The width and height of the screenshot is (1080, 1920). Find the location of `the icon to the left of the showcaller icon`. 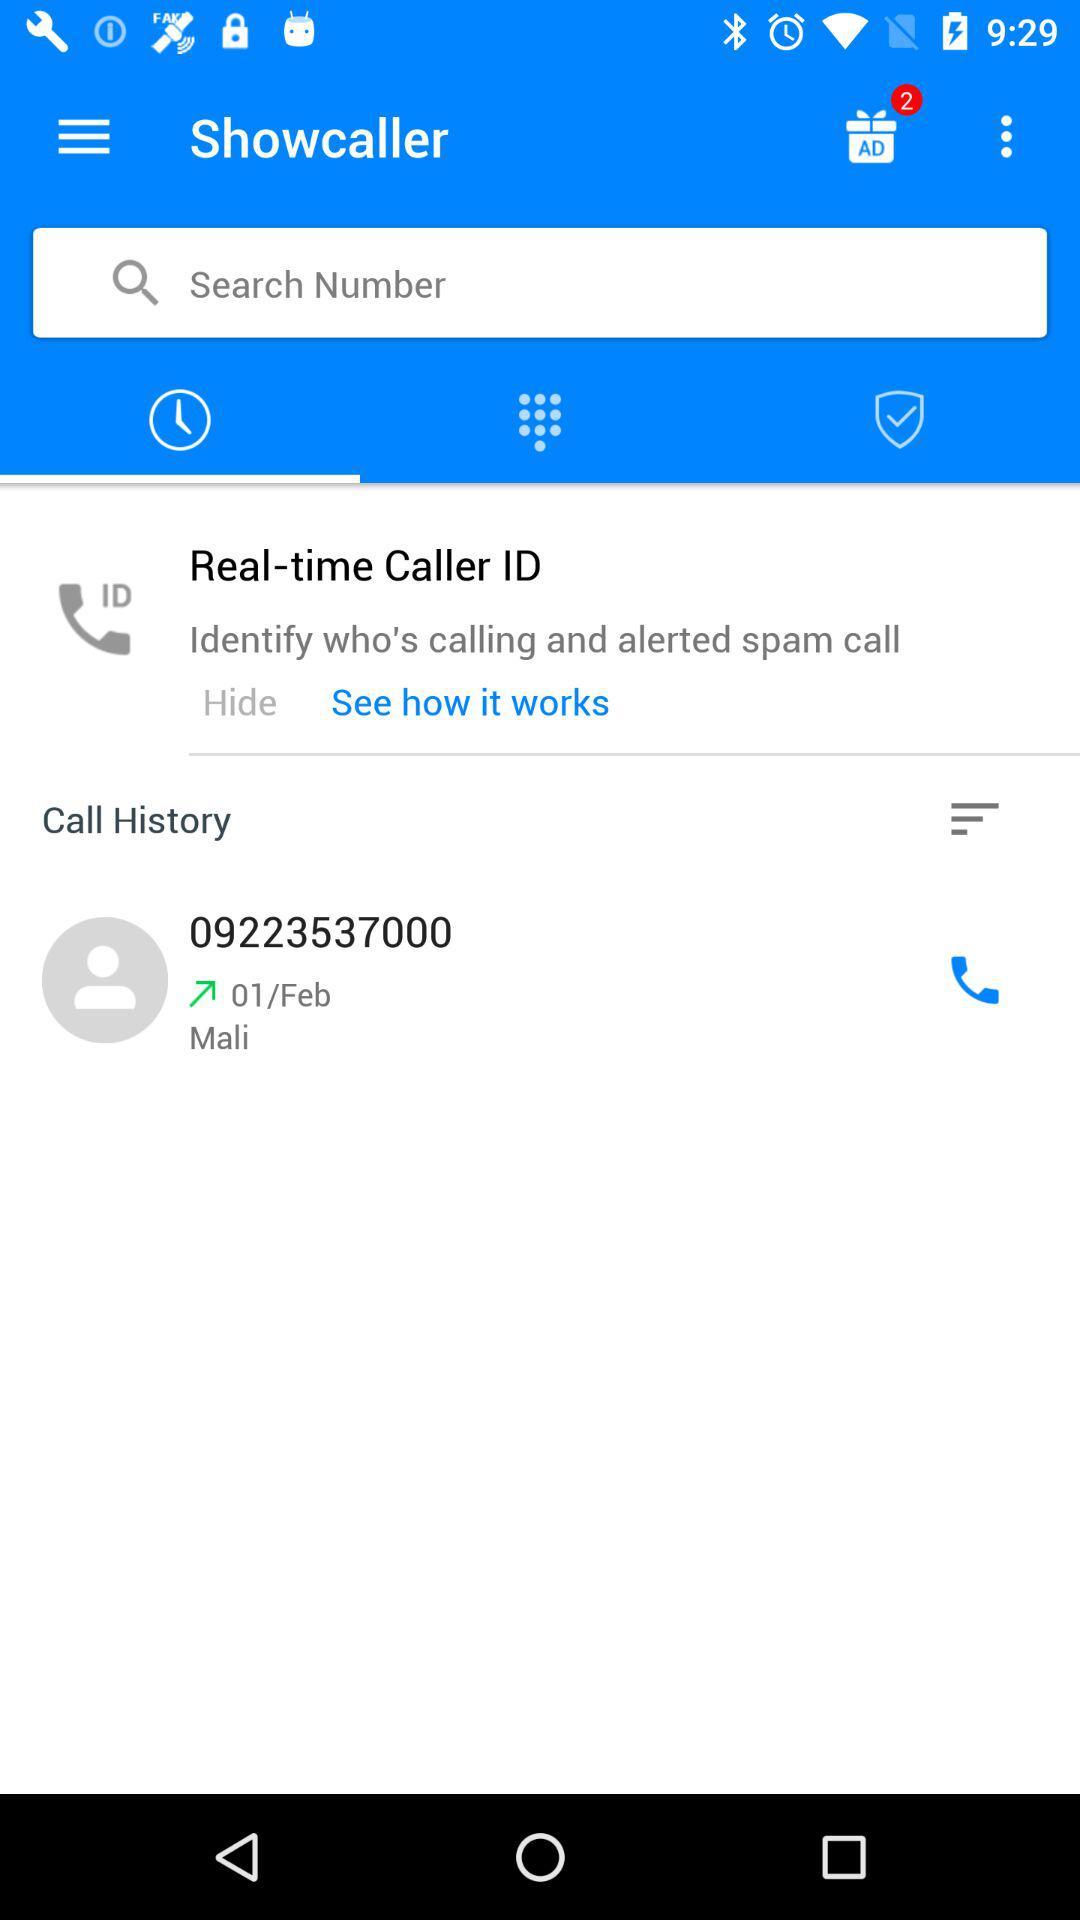

the icon to the left of the showcaller icon is located at coordinates (83, 135).